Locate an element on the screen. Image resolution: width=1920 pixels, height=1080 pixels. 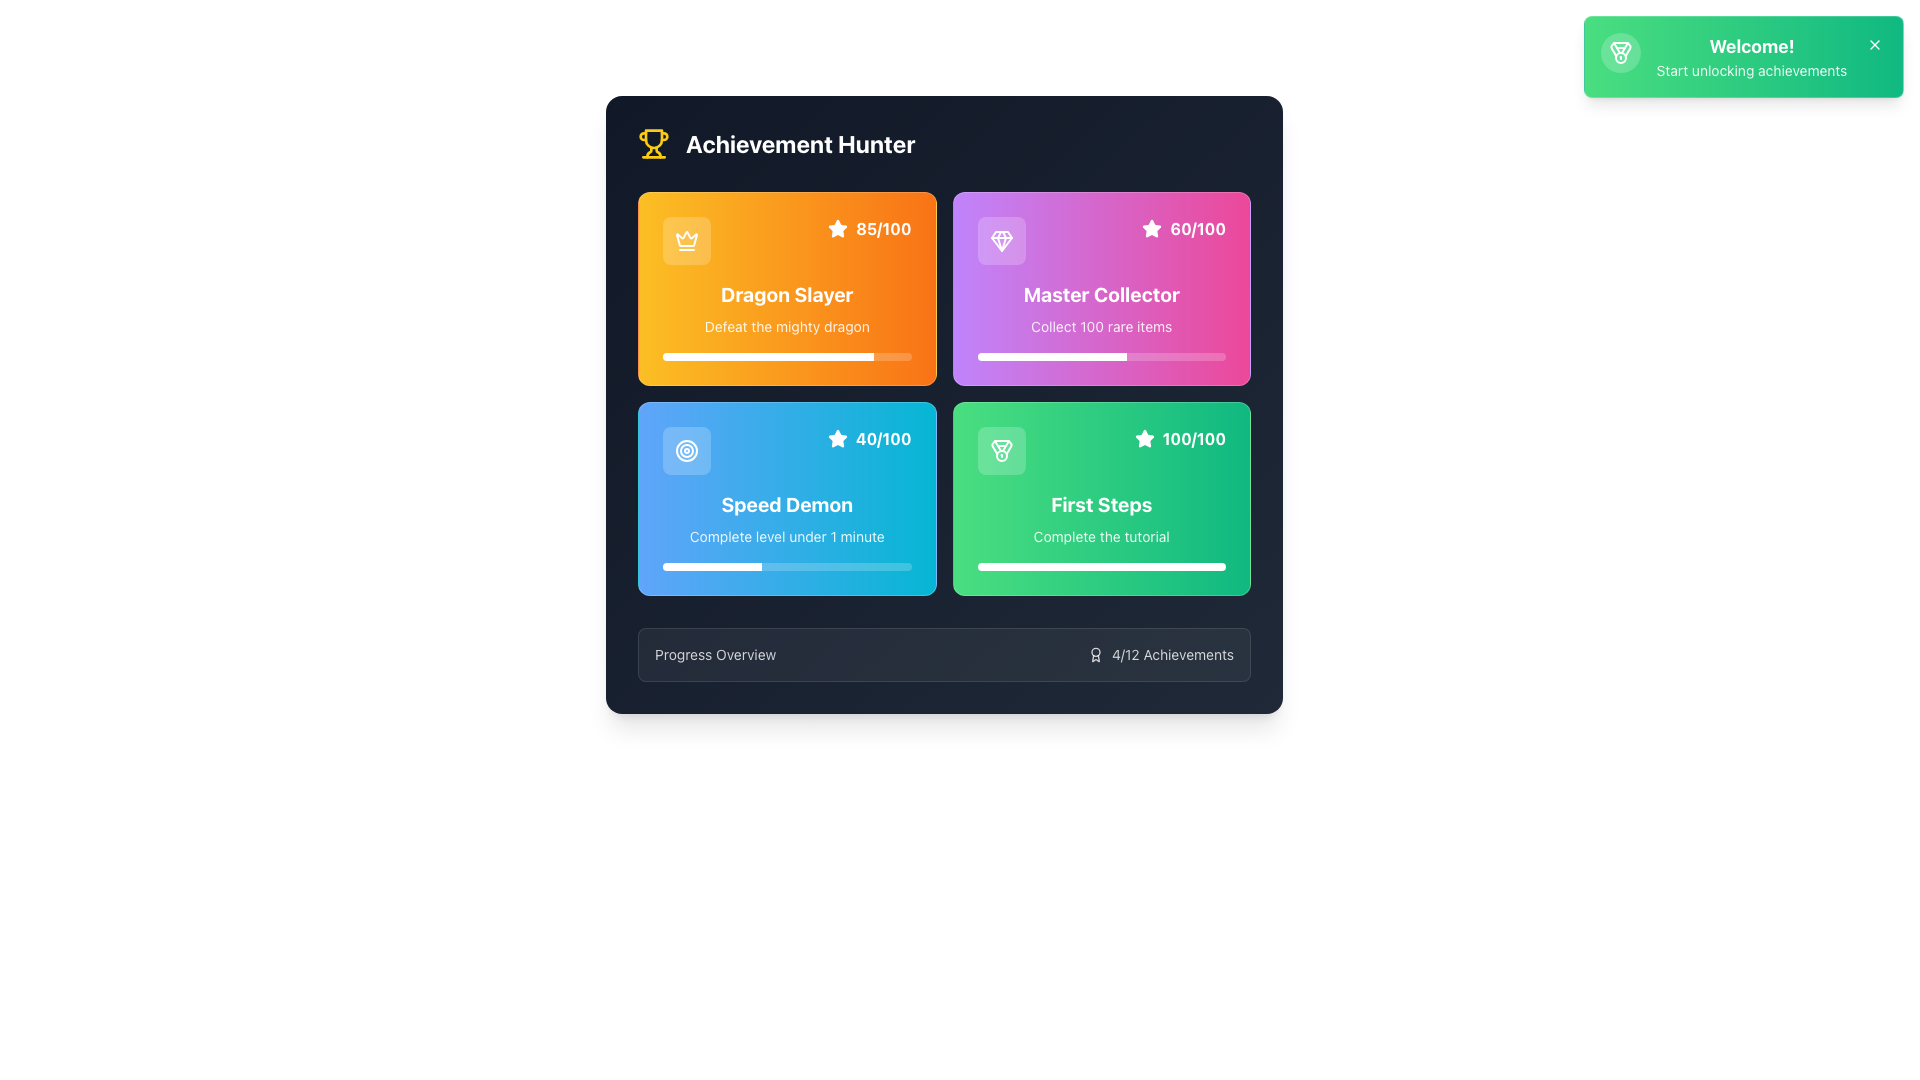
and interpret the text 'Master Collector' from the bold text label located in the second card of the main achievement grid, which features a purple-to-pink gradient background is located at coordinates (1100, 294).